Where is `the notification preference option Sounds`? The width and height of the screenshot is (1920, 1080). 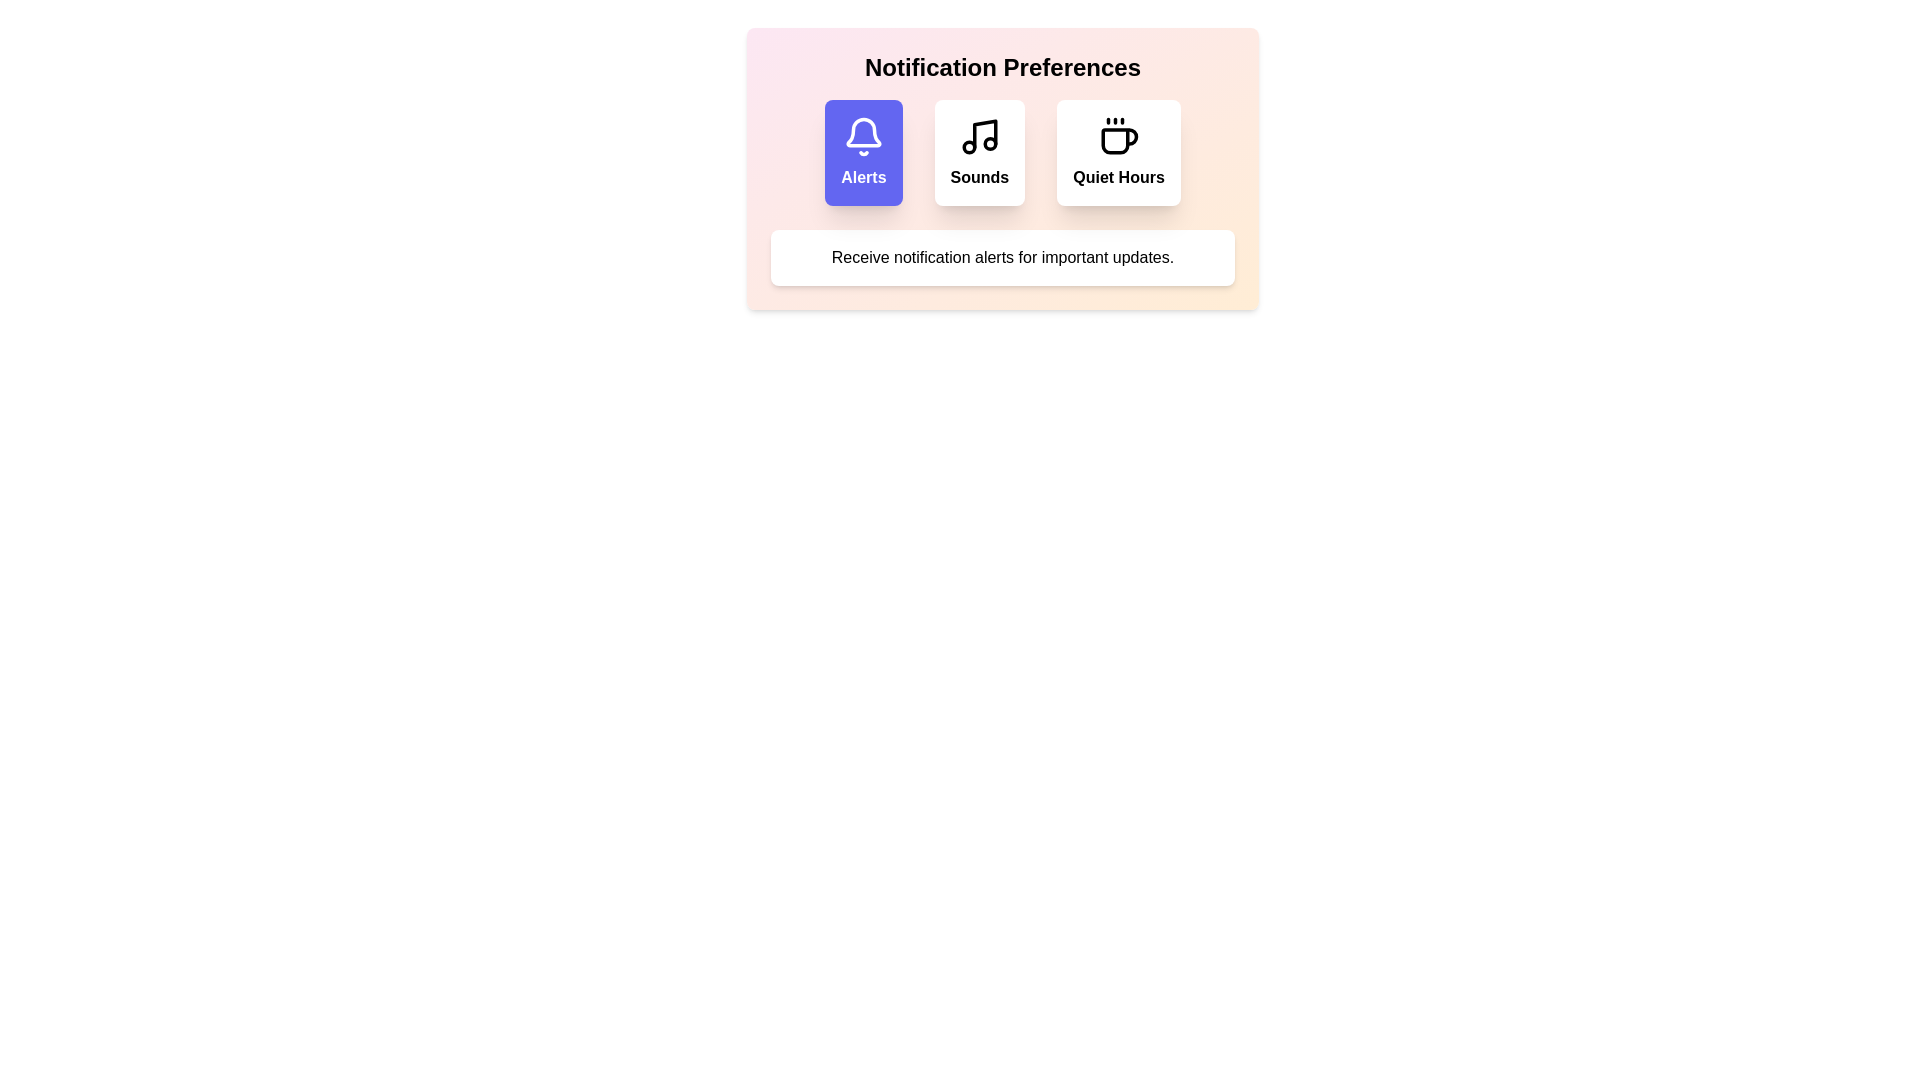 the notification preference option Sounds is located at coordinates (979, 152).